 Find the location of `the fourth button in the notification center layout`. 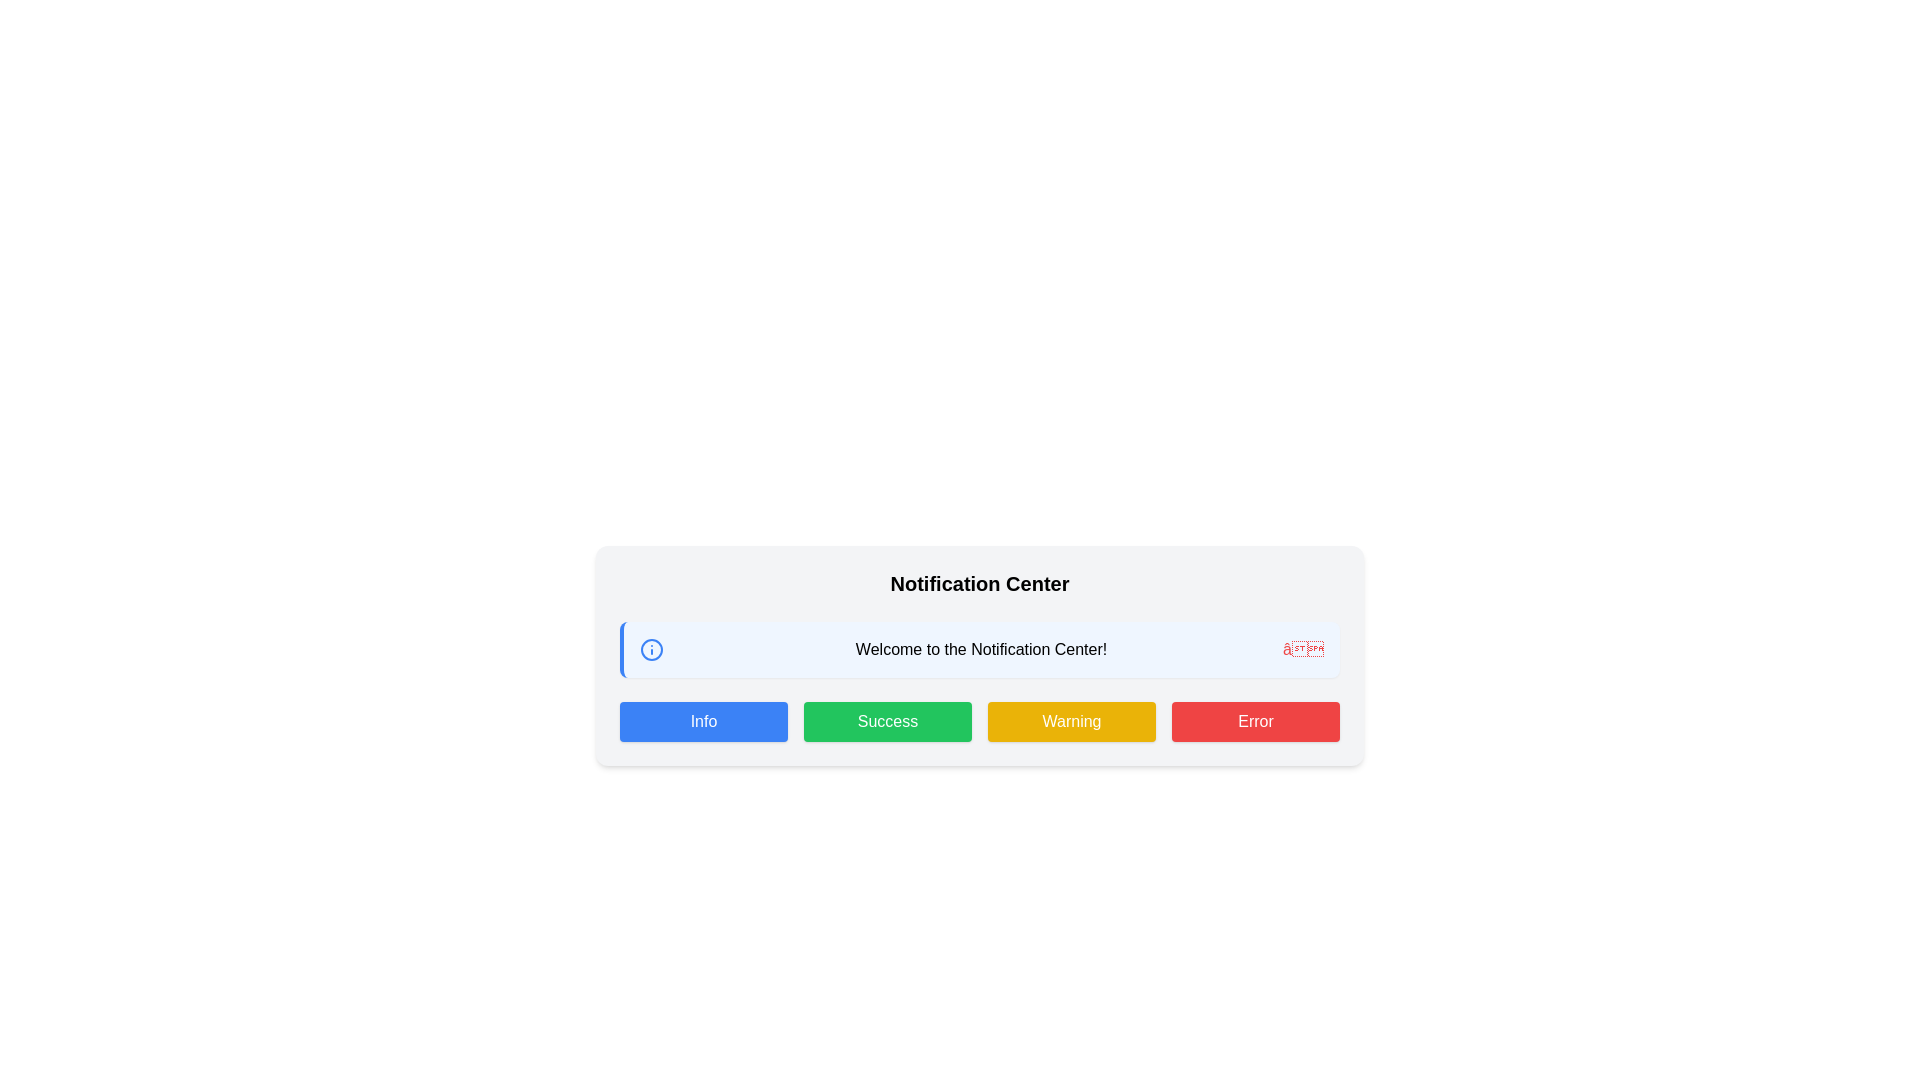

the fourth button in the notification center layout is located at coordinates (1255, 721).